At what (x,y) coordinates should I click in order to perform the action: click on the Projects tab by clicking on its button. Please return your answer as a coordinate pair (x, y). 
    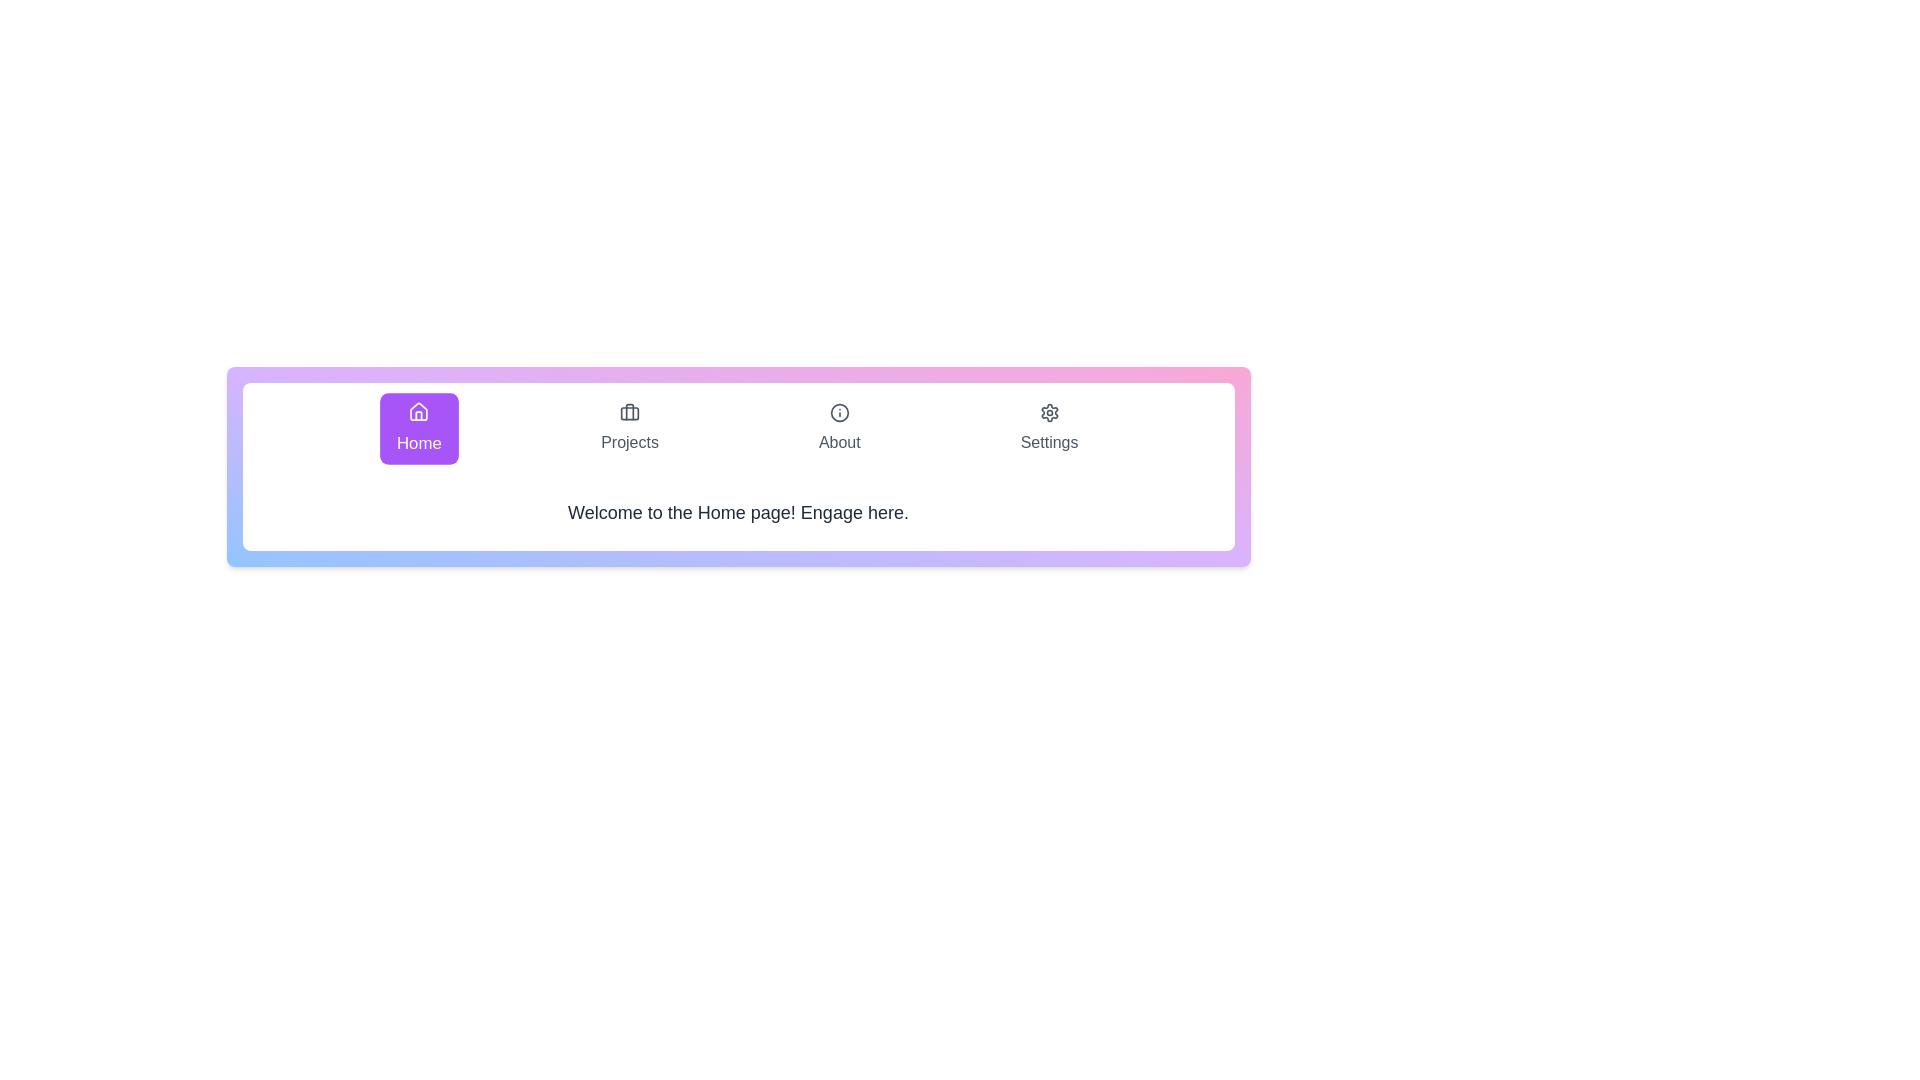
    Looking at the image, I should click on (628, 427).